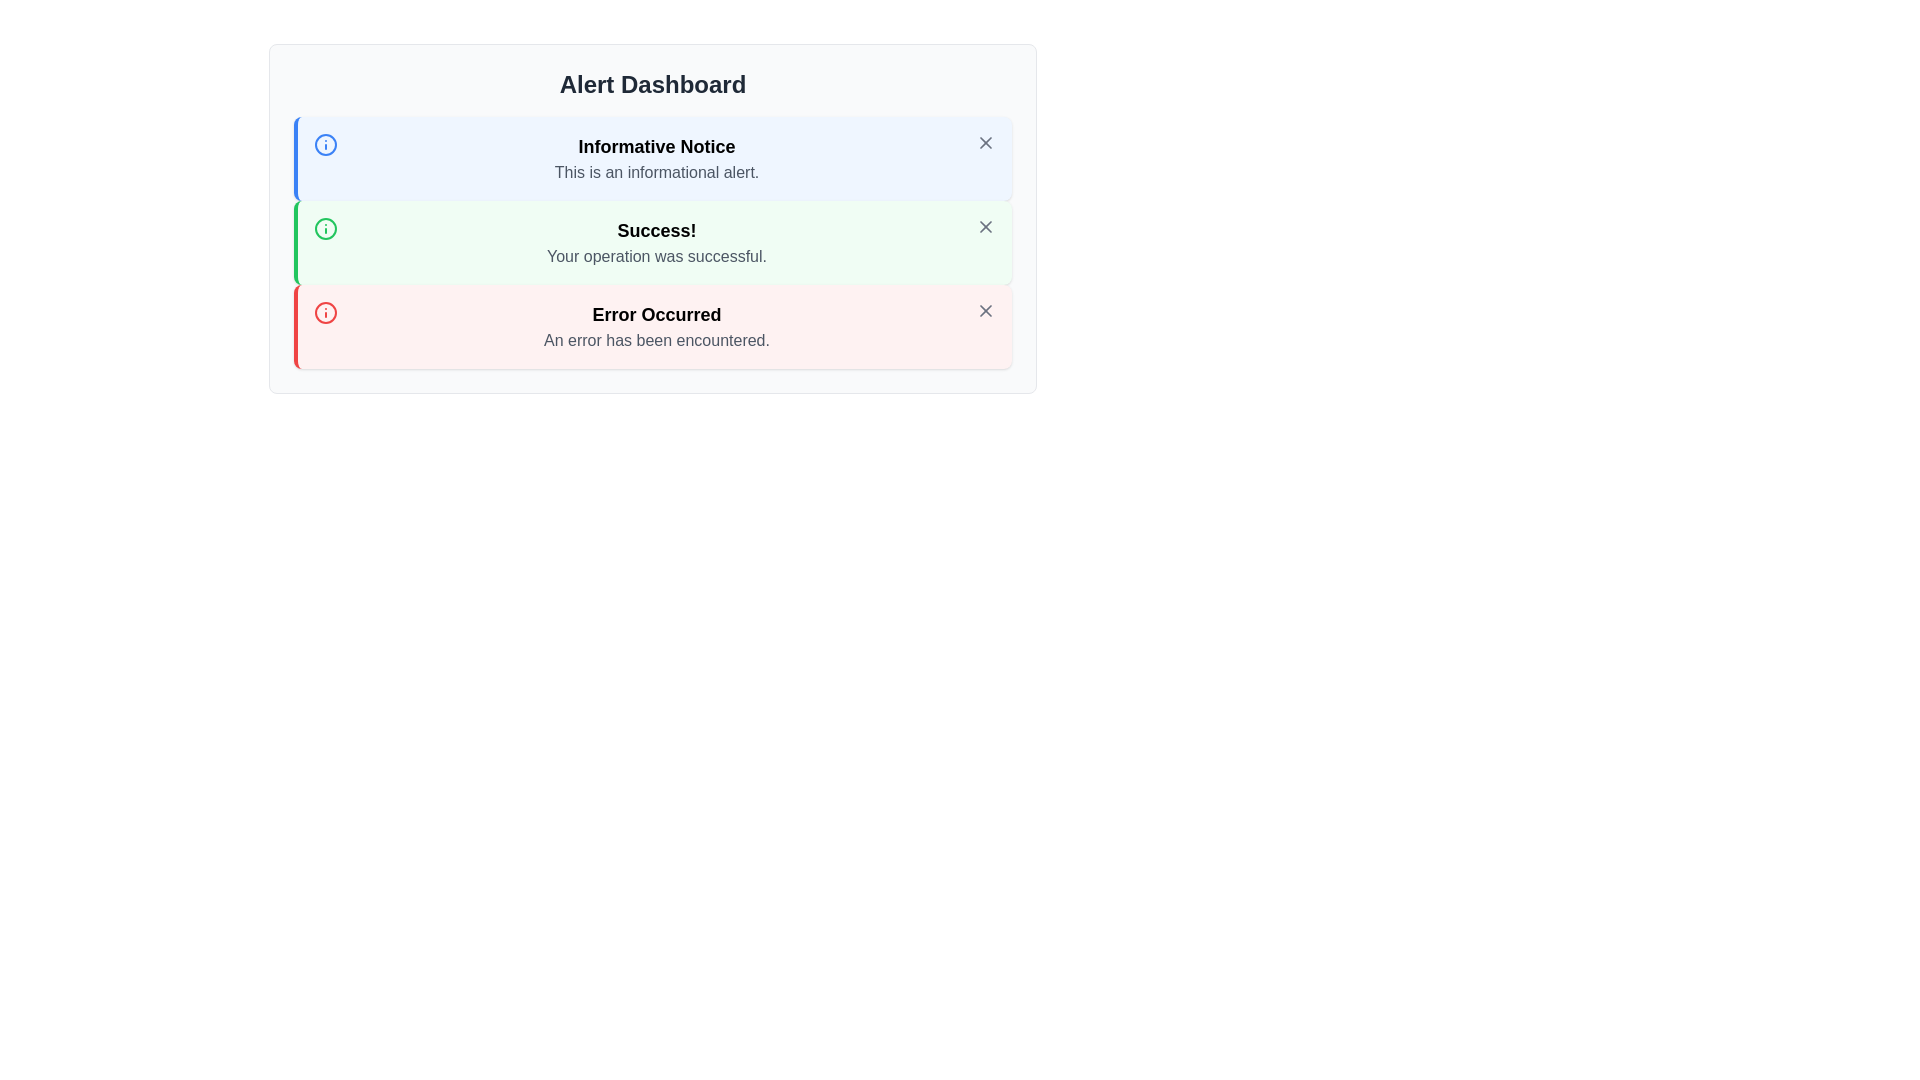 The height and width of the screenshot is (1080, 1920). I want to click on the 'Alert Dashboard' text header, which is styled in a bold, large font and colored dark gray, located above the alert messages, so click(652, 83).